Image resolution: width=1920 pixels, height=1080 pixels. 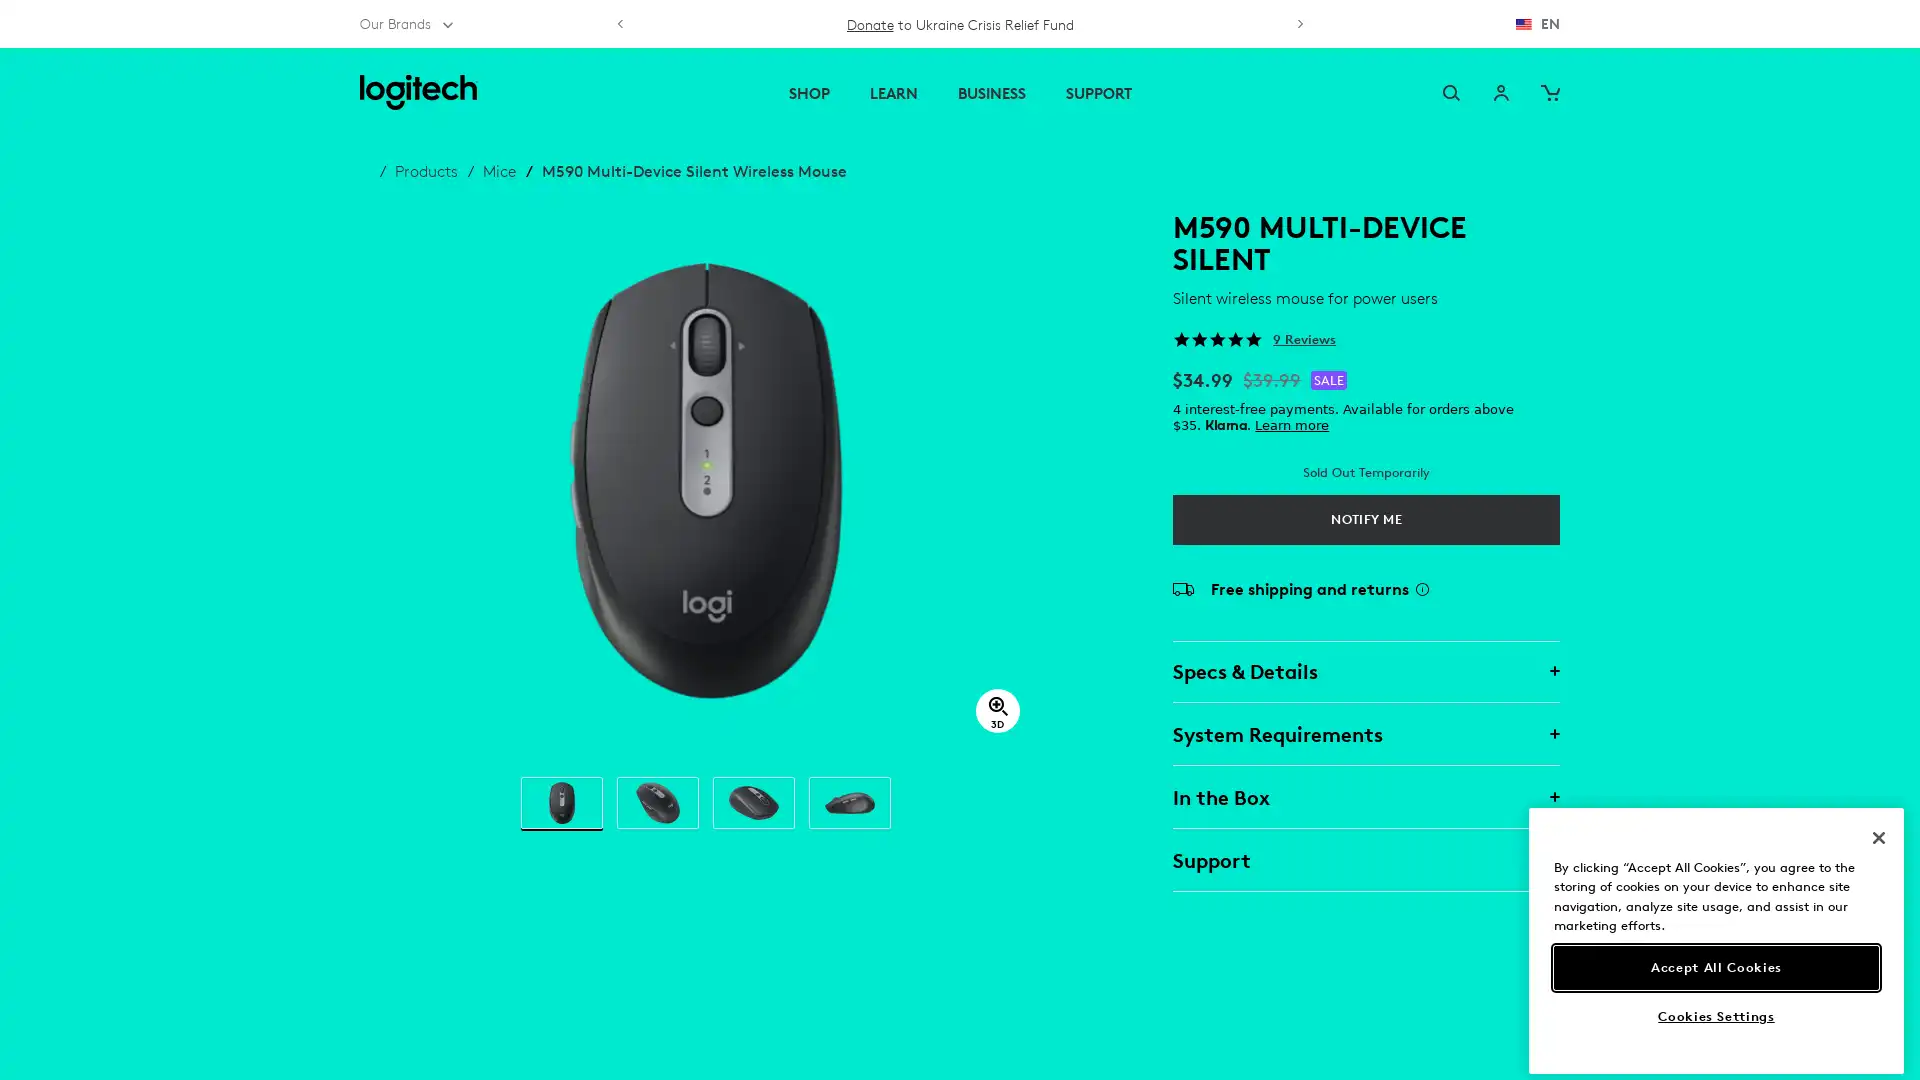 I want to click on Support, so click(x=1365, y=859).